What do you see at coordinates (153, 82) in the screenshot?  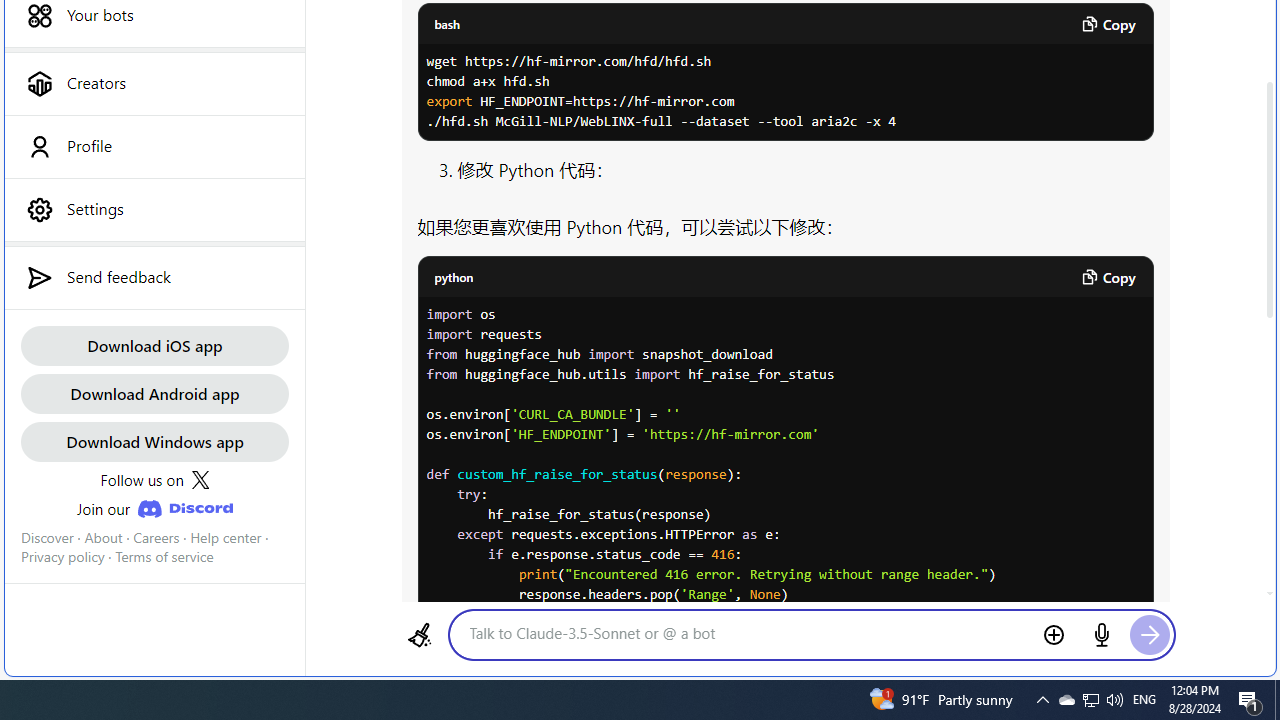 I see `'Creators'` at bounding box center [153, 82].